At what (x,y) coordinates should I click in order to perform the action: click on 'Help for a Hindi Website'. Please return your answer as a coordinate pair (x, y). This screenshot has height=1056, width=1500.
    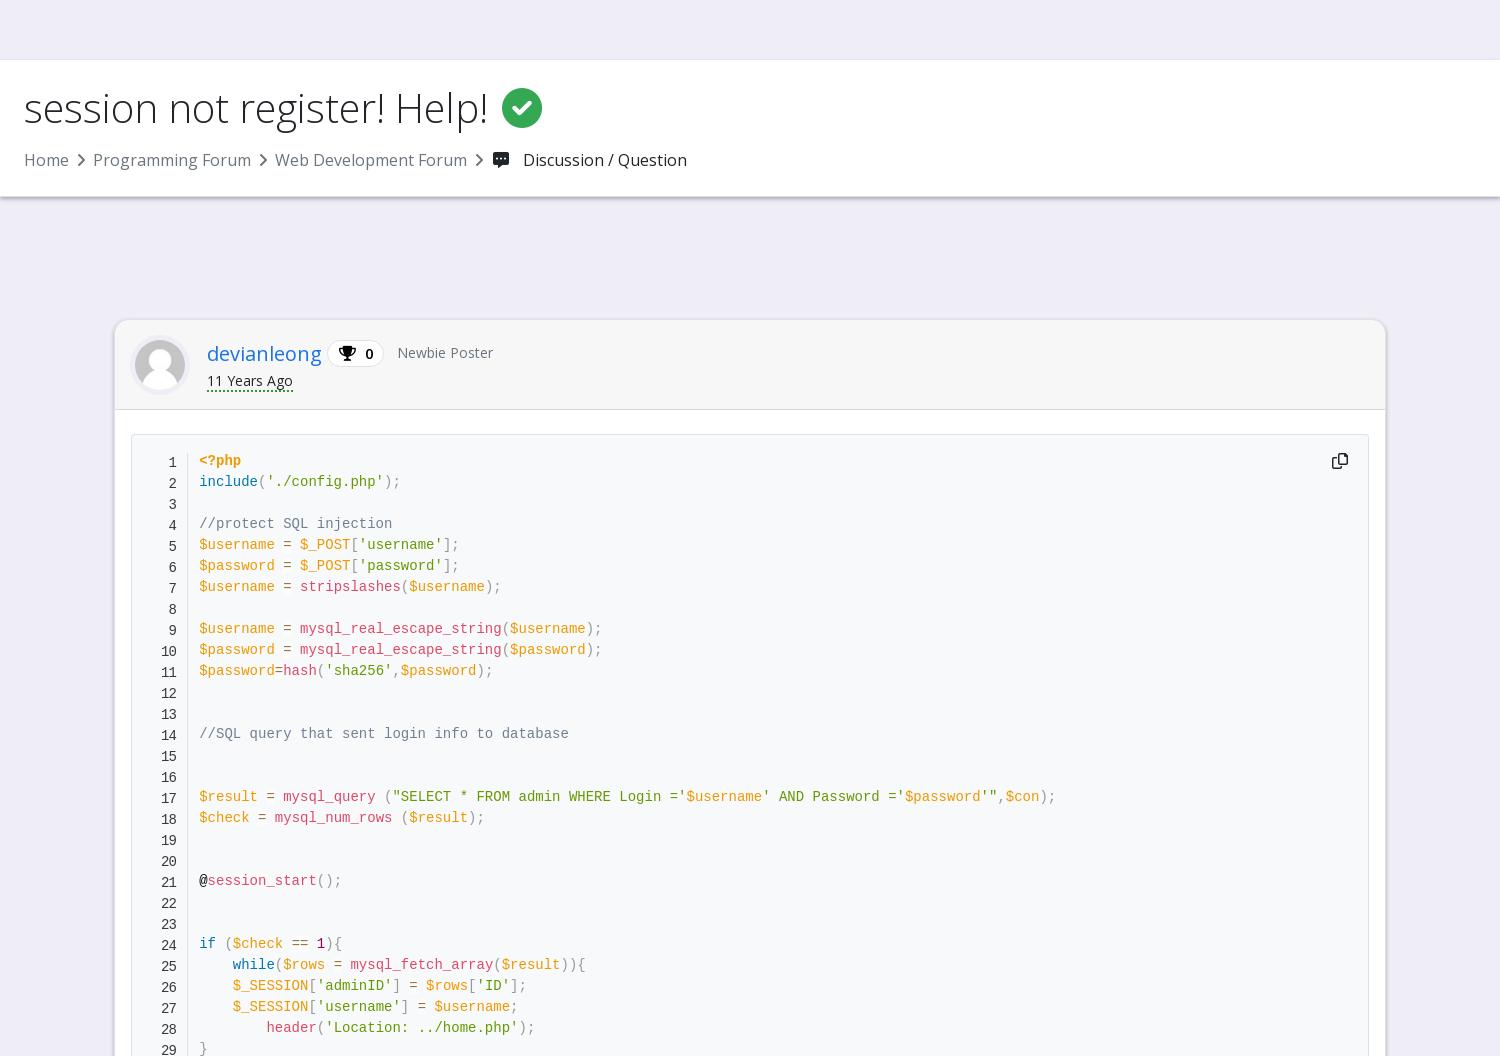
    Looking at the image, I should click on (1217, 471).